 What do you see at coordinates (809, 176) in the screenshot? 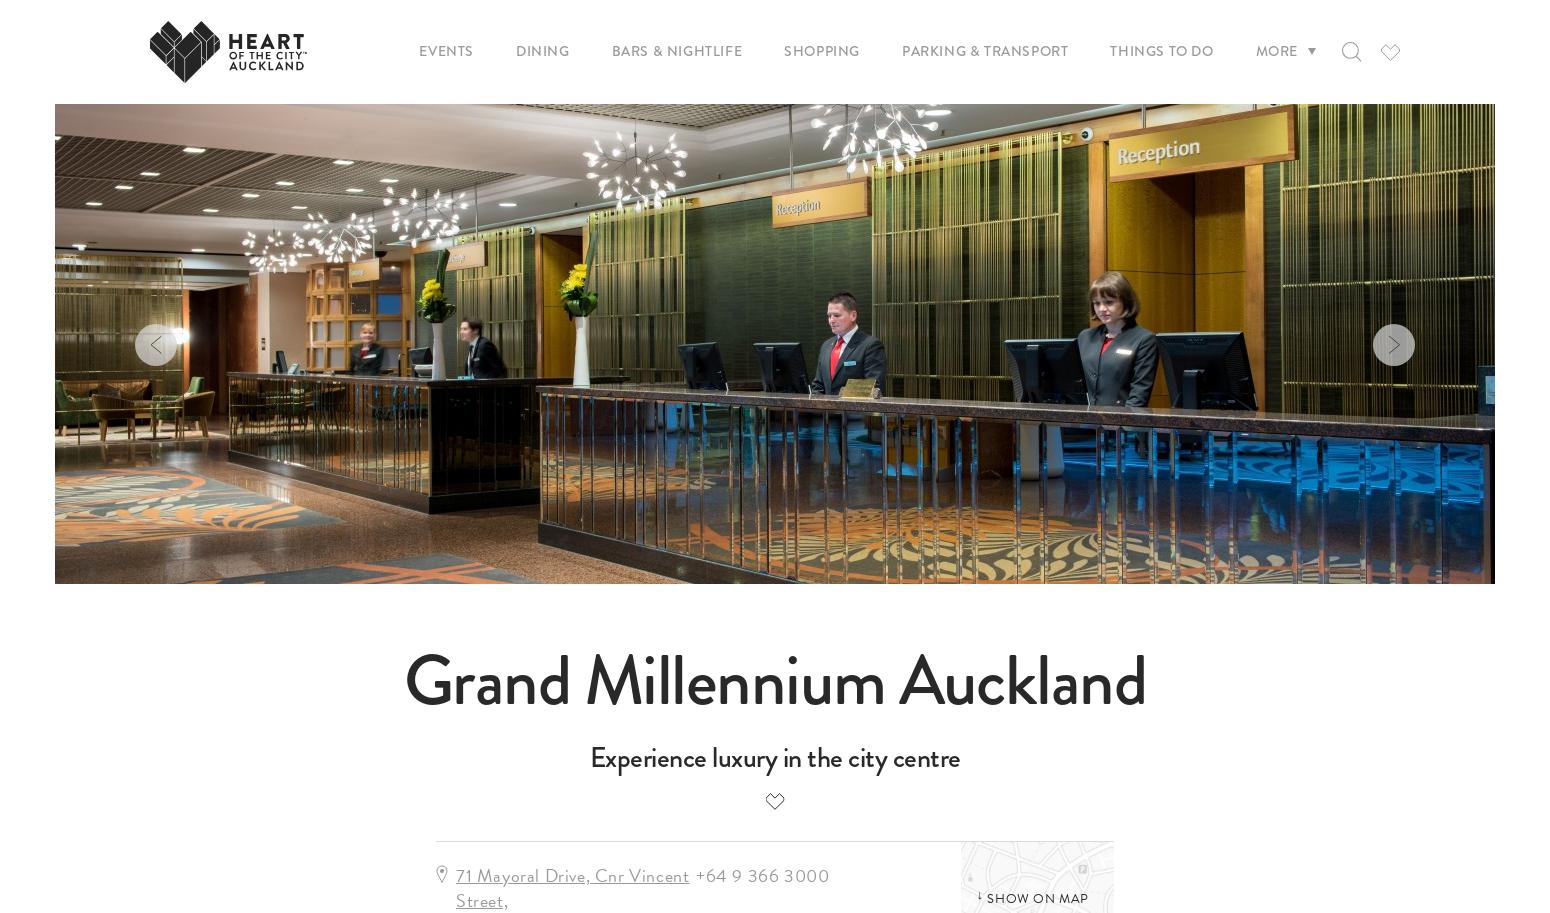
I see `'28 July 2023'` at bounding box center [809, 176].